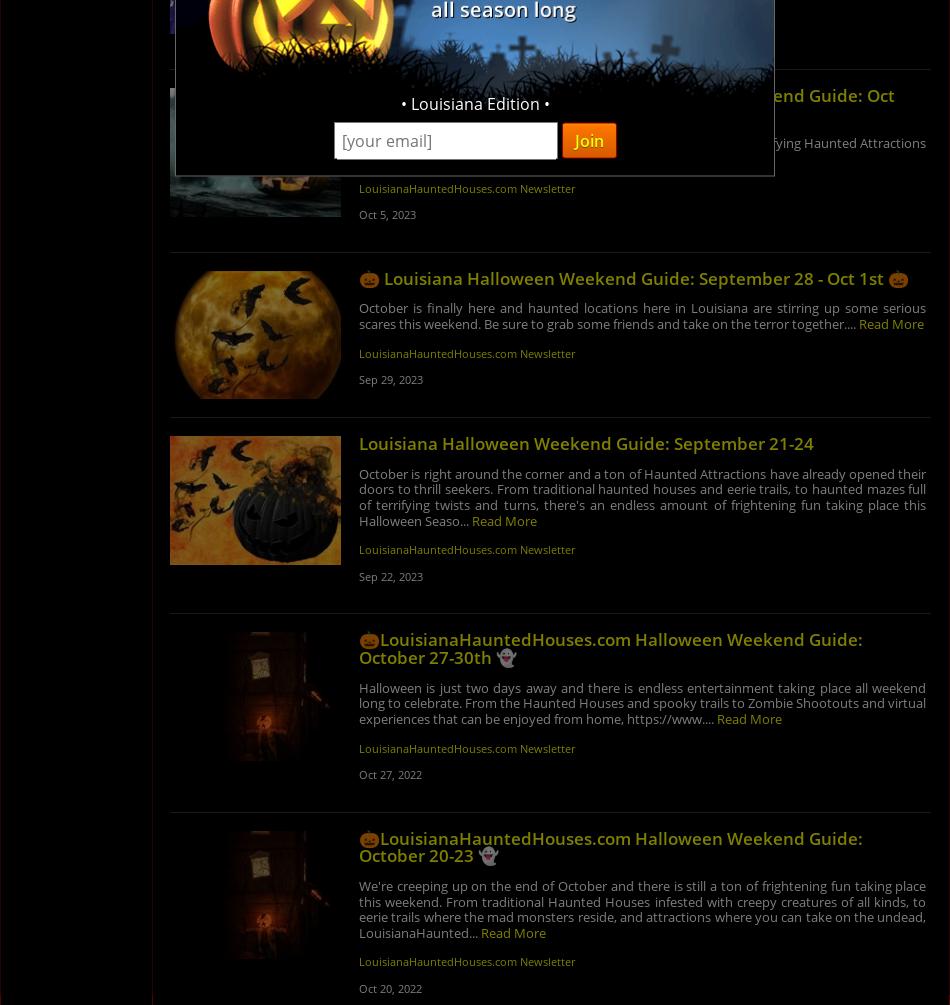  What do you see at coordinates (632, 276) in the screenshot?
I see `'🎃 Louisiana Halloween Weekend Guide: September 28 - Oct 1st 🎃'` at bounding box center [632, 276].